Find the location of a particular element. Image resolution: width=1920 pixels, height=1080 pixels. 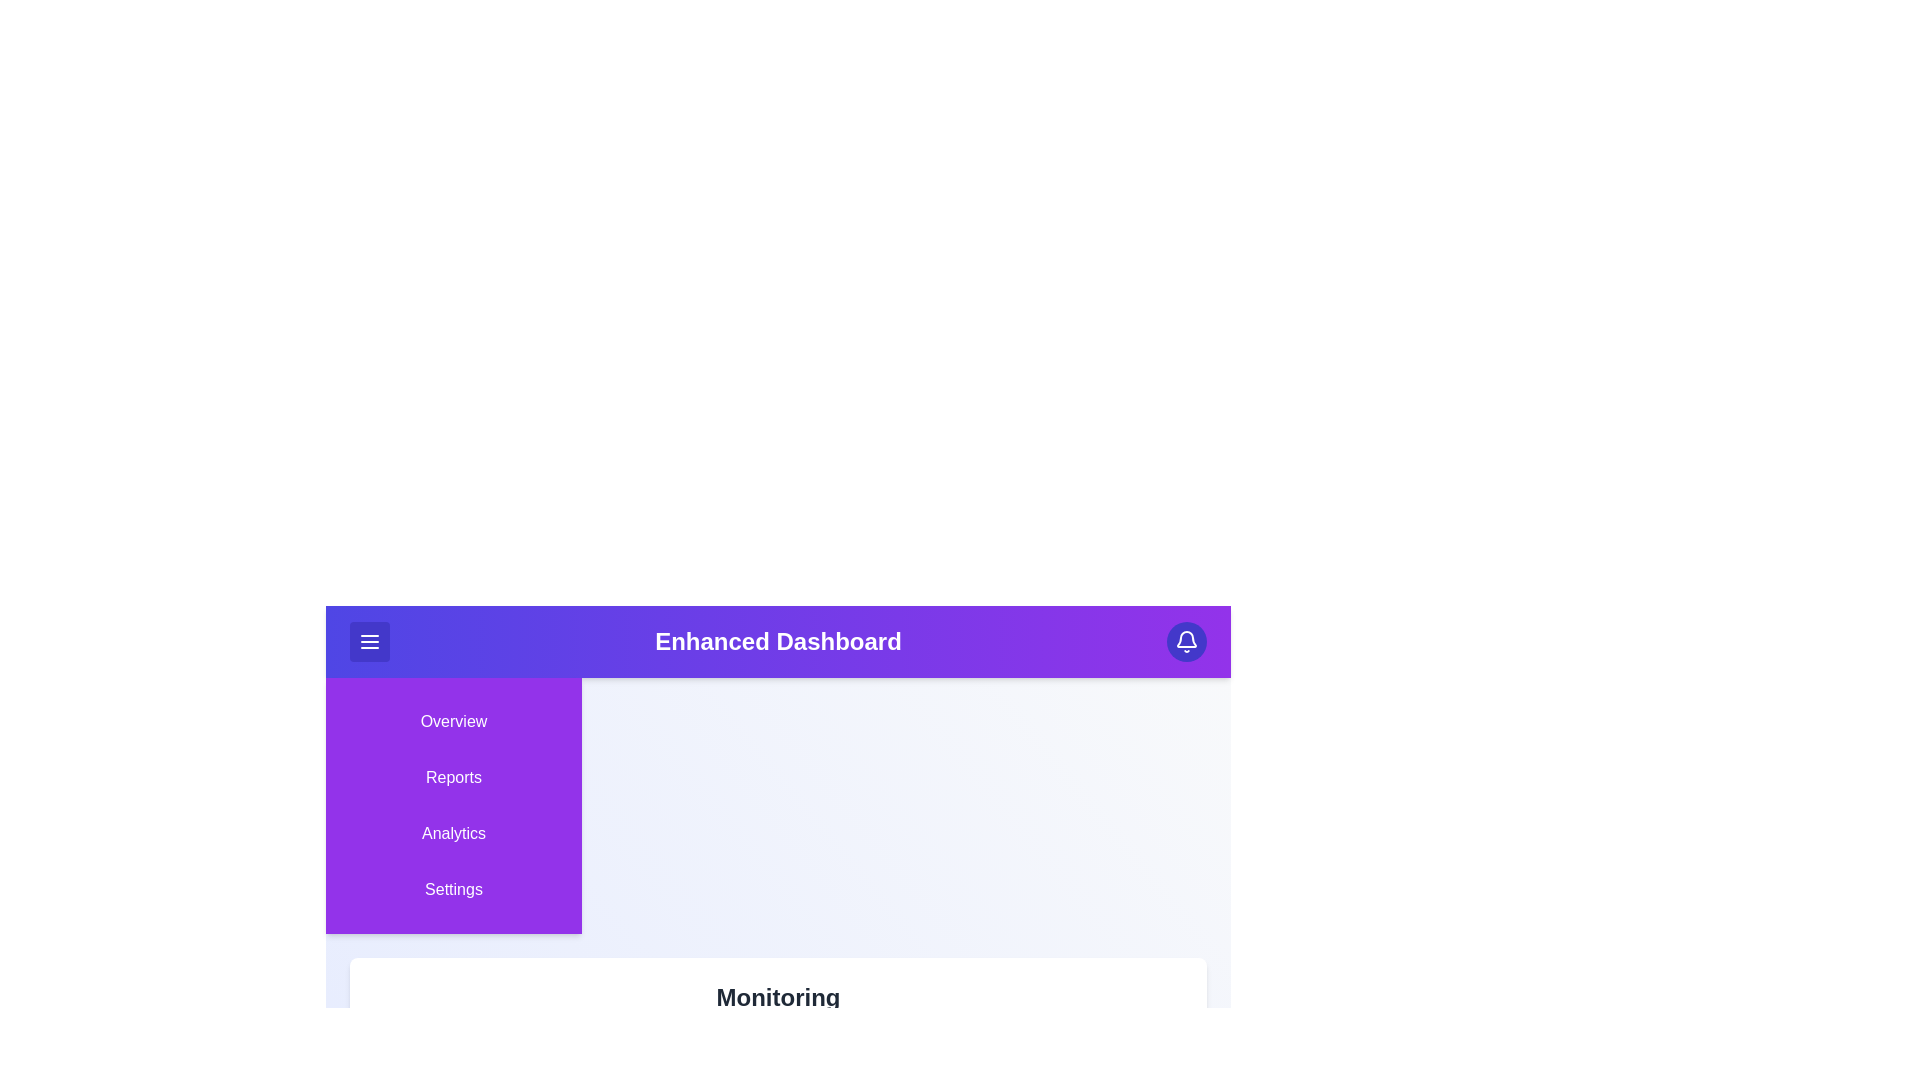

the notification button located at the top-right corner of the AppBar is located at coordinates (1186, 641).